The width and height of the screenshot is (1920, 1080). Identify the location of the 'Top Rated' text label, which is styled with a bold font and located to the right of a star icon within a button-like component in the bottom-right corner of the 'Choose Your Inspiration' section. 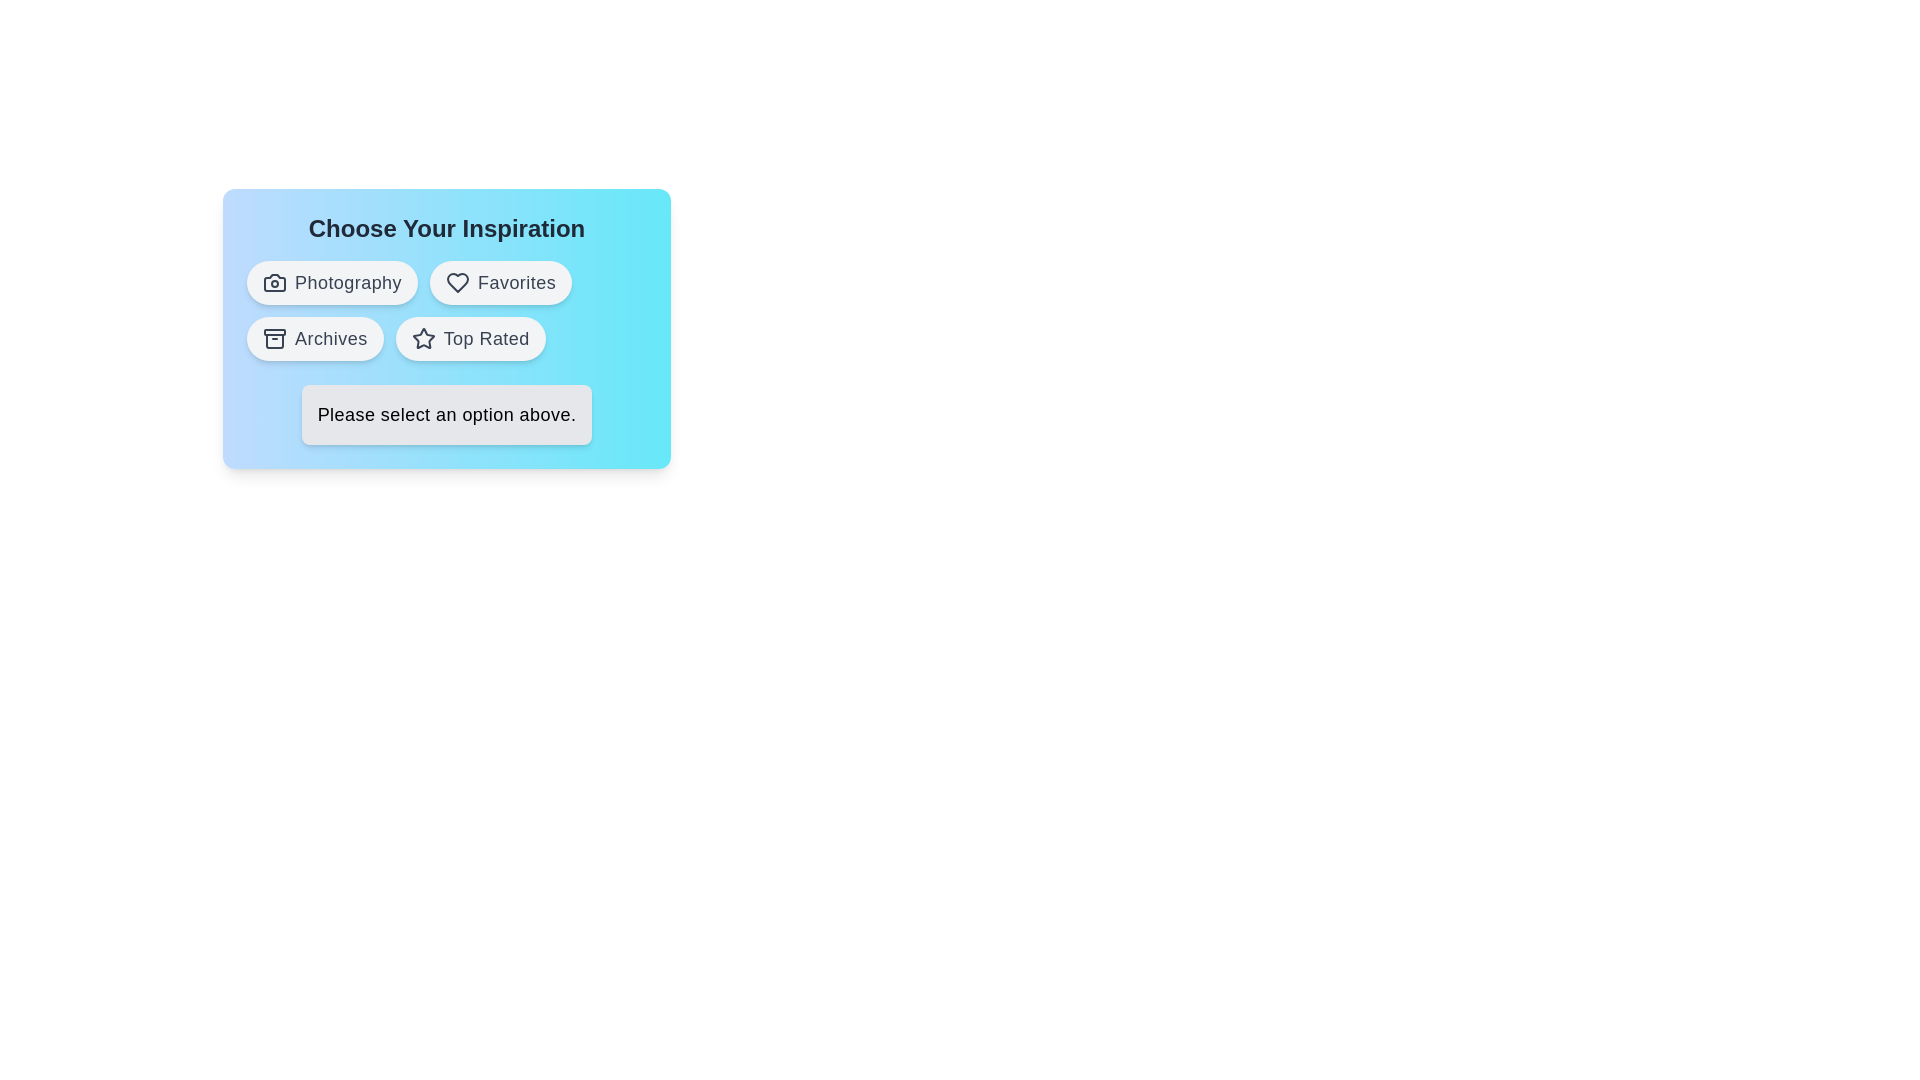
(486, 338).